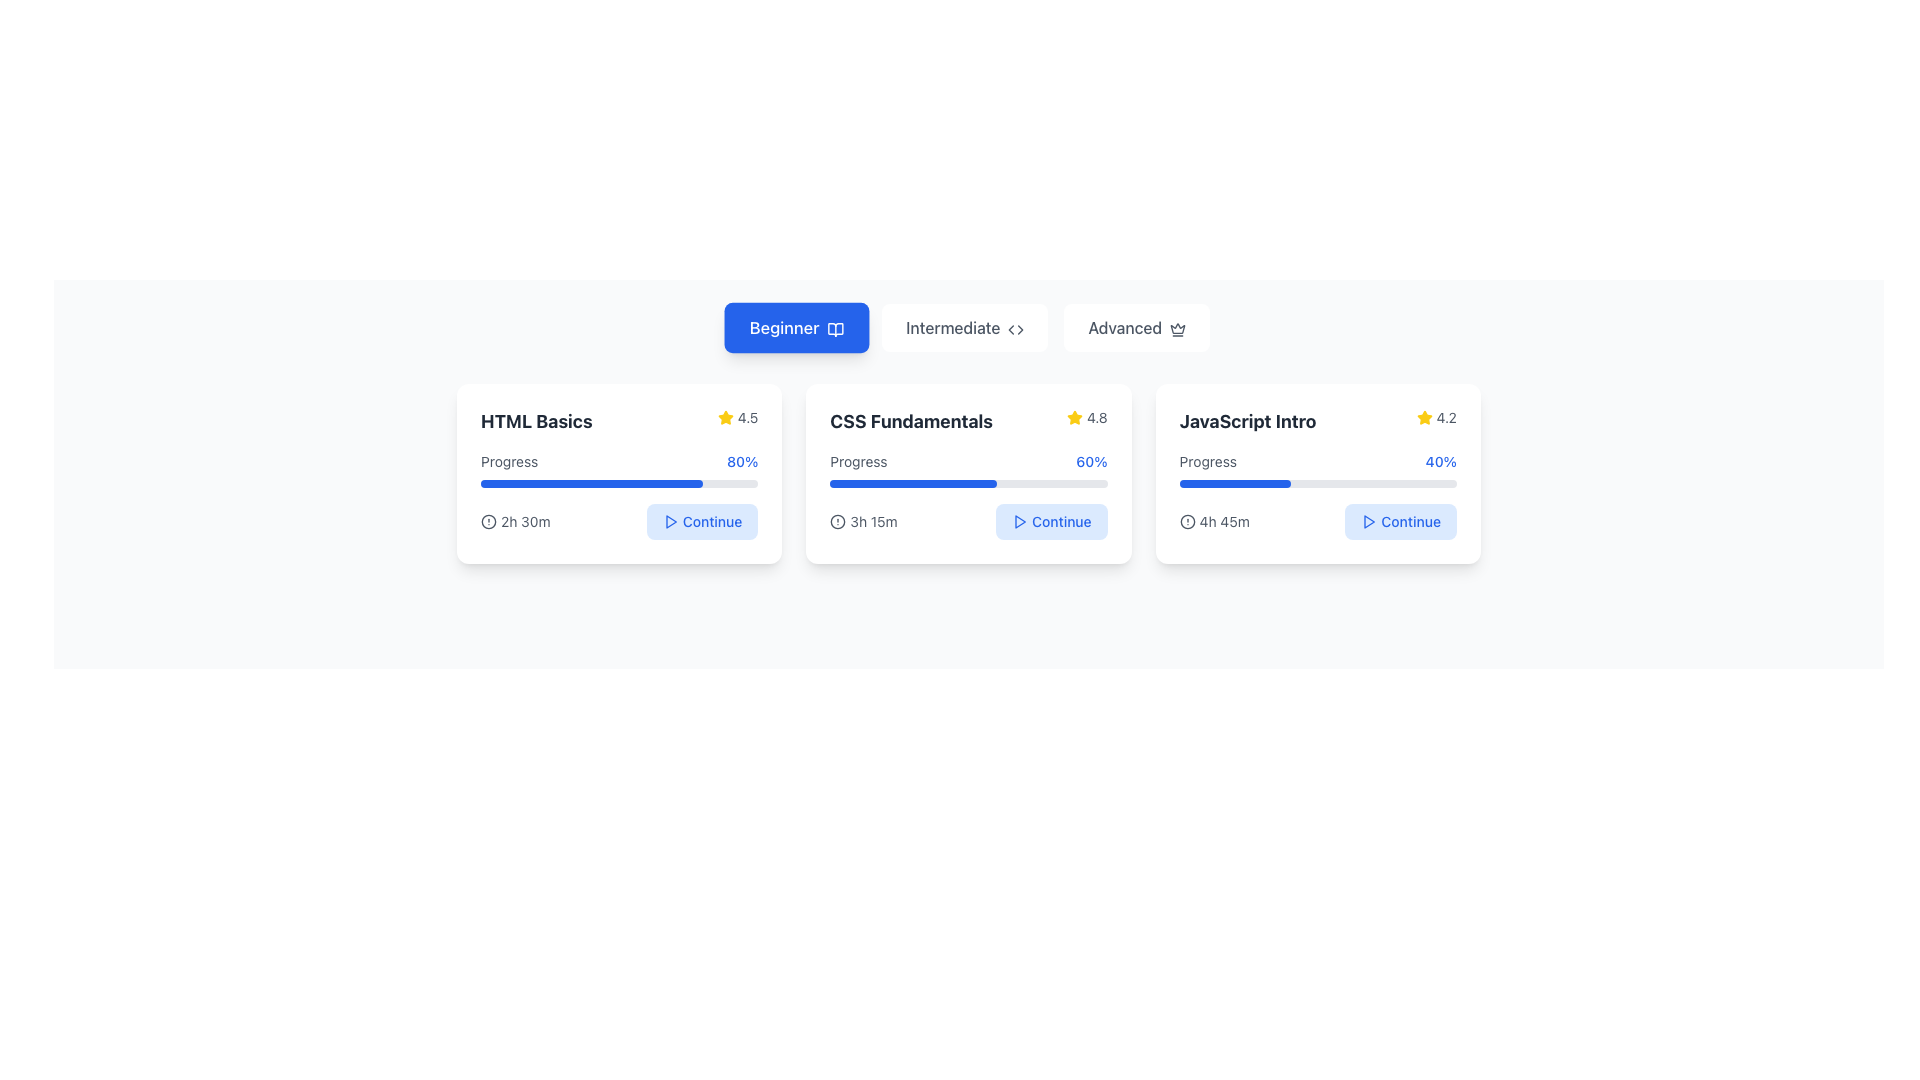 This screenshot has width=1920, height=1080. I want to click on the Rating display element that consists of a yellow star icon and a text label showing '4.5', located in the upper-right corner of the 'HTML Basics' card beneath the 'Beginner' tab, so click(737, 416).